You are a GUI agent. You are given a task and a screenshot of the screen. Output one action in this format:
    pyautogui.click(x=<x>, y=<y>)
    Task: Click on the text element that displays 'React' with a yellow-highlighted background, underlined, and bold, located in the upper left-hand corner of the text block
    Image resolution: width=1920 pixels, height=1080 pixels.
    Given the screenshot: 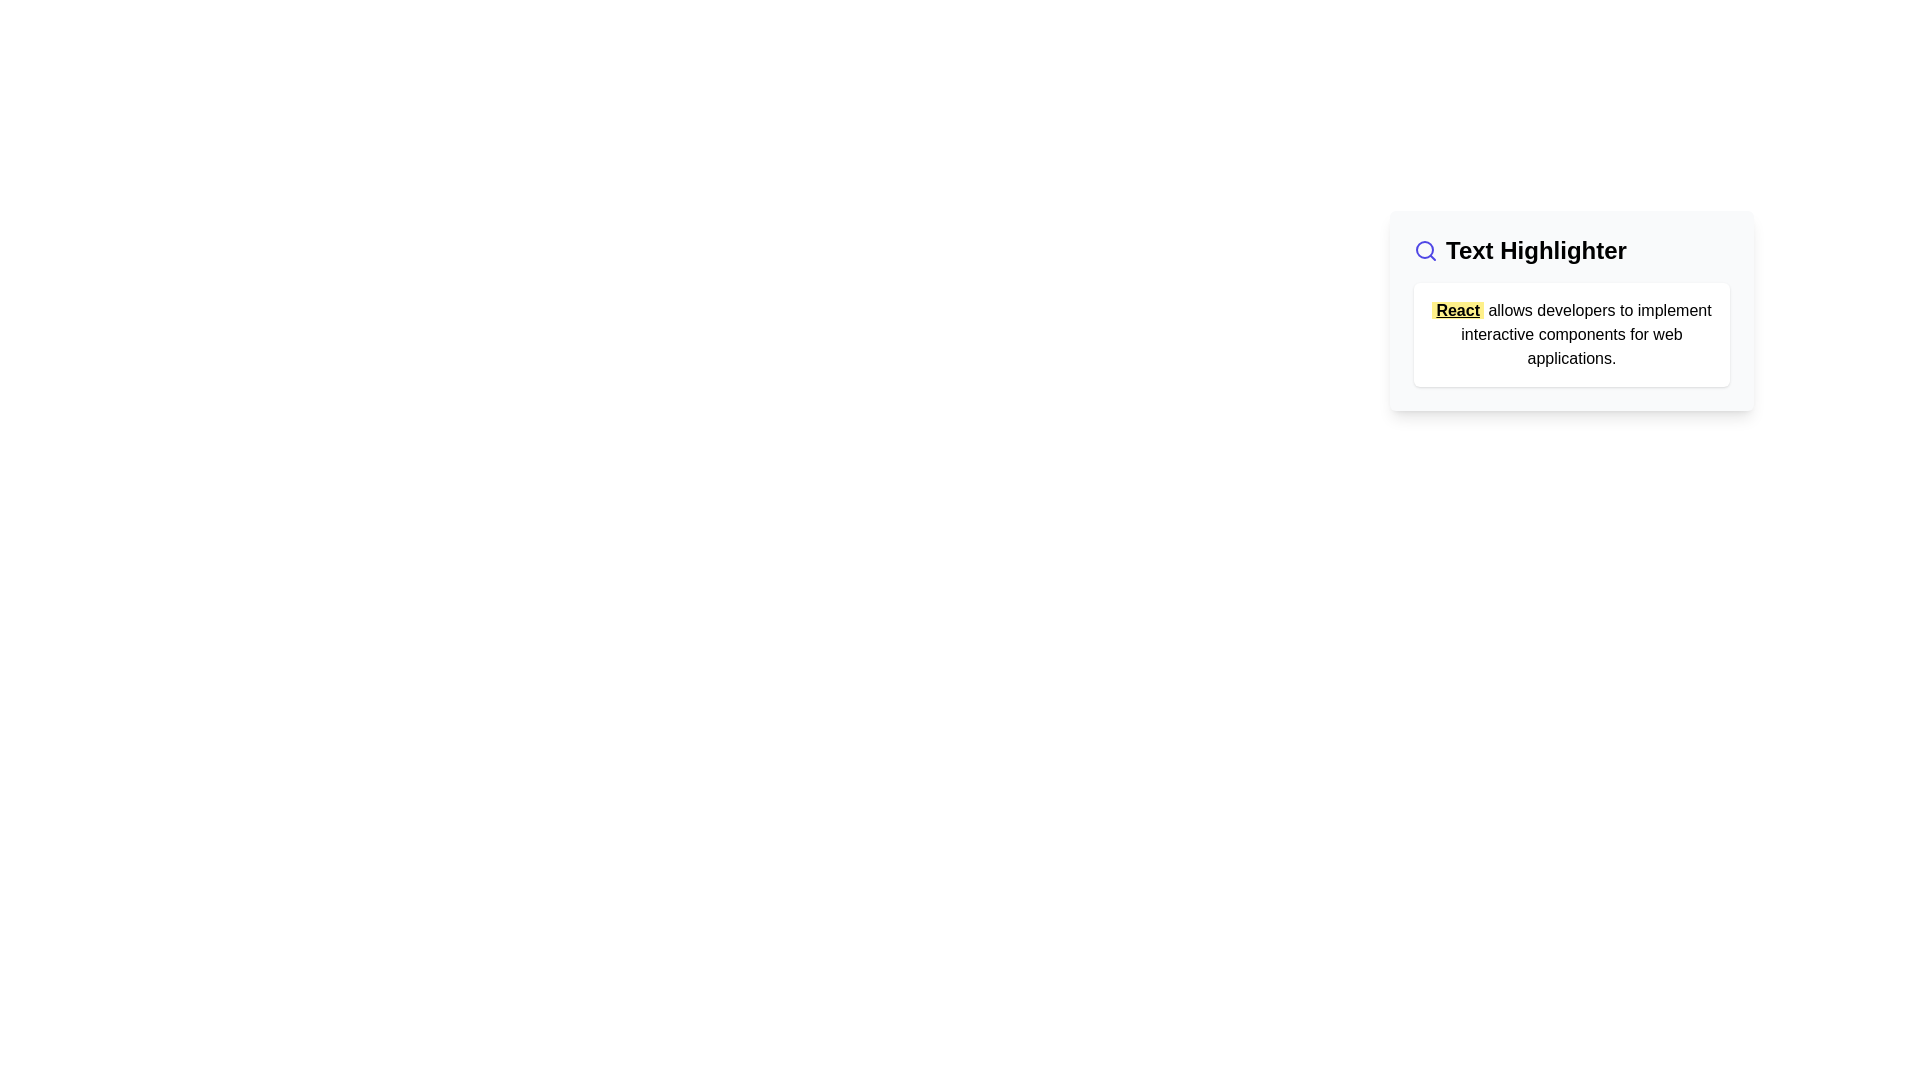 What is the action you would take?
    pyautogui.click(x=1458, y=310)
    